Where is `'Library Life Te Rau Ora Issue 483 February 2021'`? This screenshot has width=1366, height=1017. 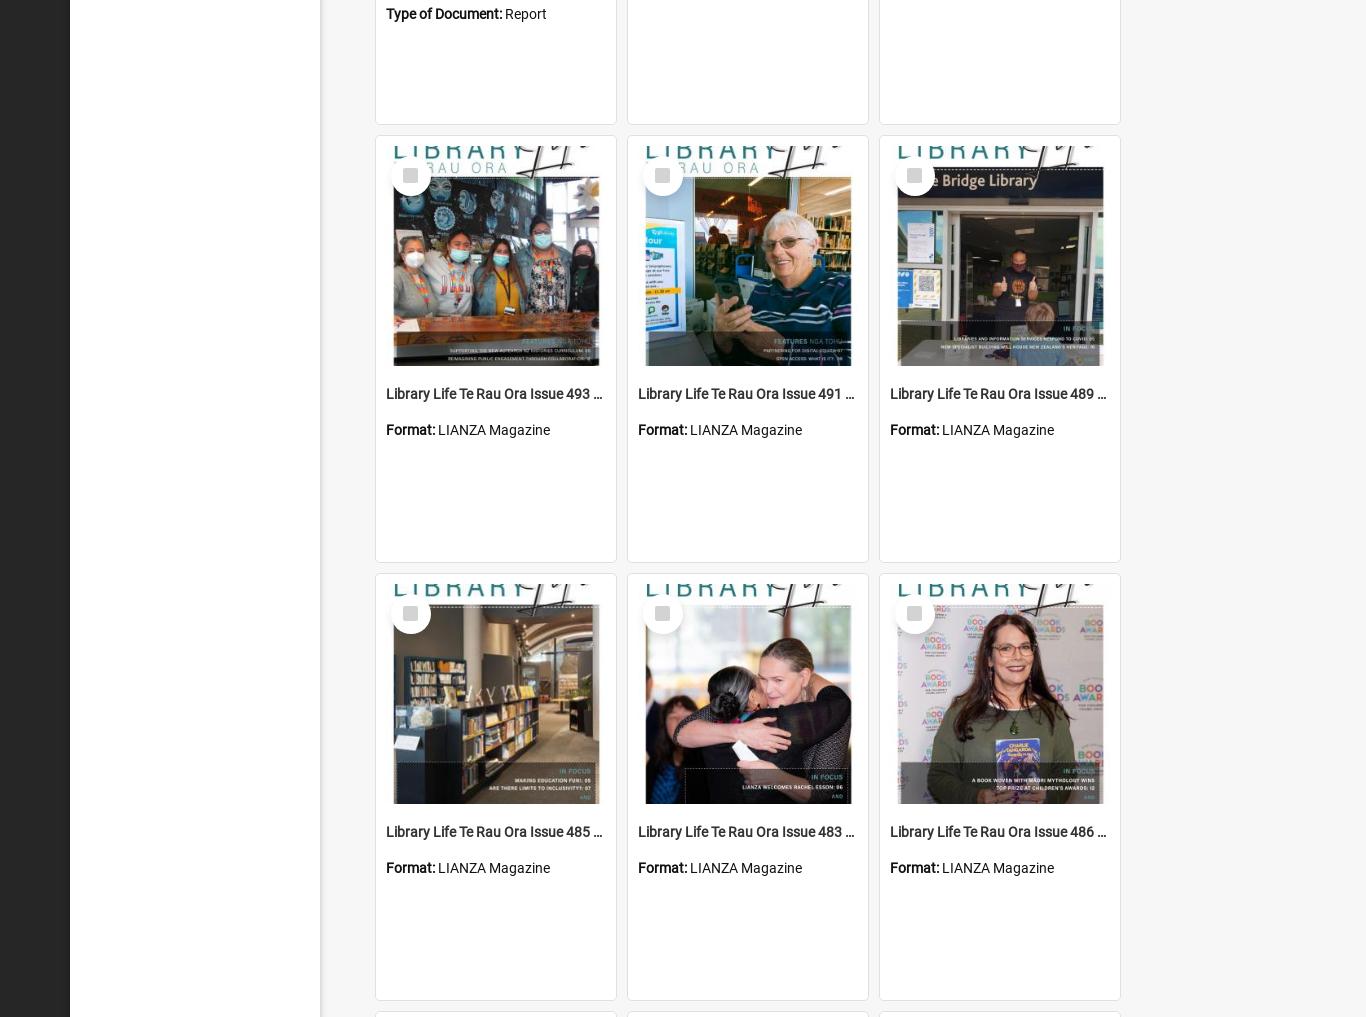 'Library Life Te Rau Ora Issue 483 February 2021' is located at coordinates (786, 831).